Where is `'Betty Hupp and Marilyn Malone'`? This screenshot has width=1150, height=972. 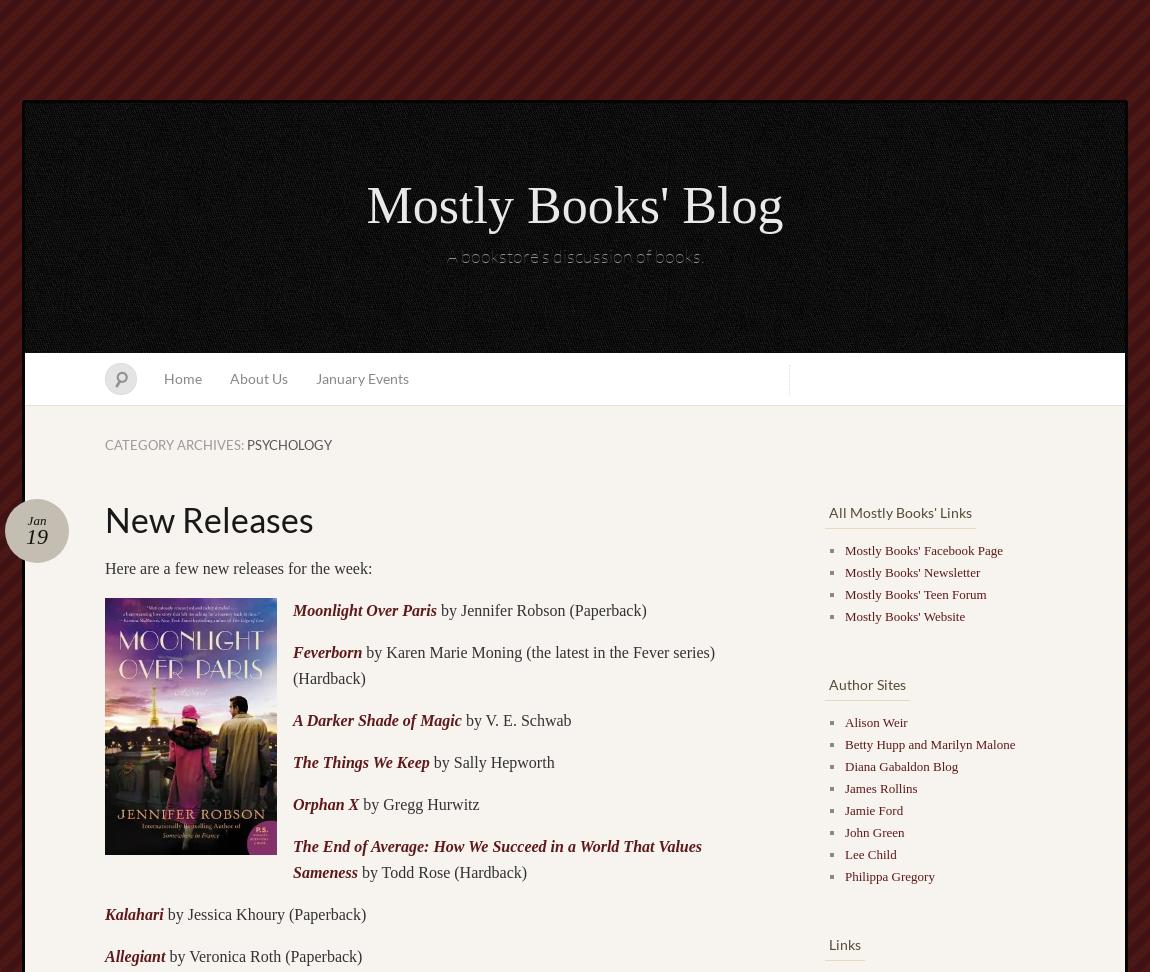
'Betty Hupp and Marilyn Malone' is located at coordinates (930, 744).